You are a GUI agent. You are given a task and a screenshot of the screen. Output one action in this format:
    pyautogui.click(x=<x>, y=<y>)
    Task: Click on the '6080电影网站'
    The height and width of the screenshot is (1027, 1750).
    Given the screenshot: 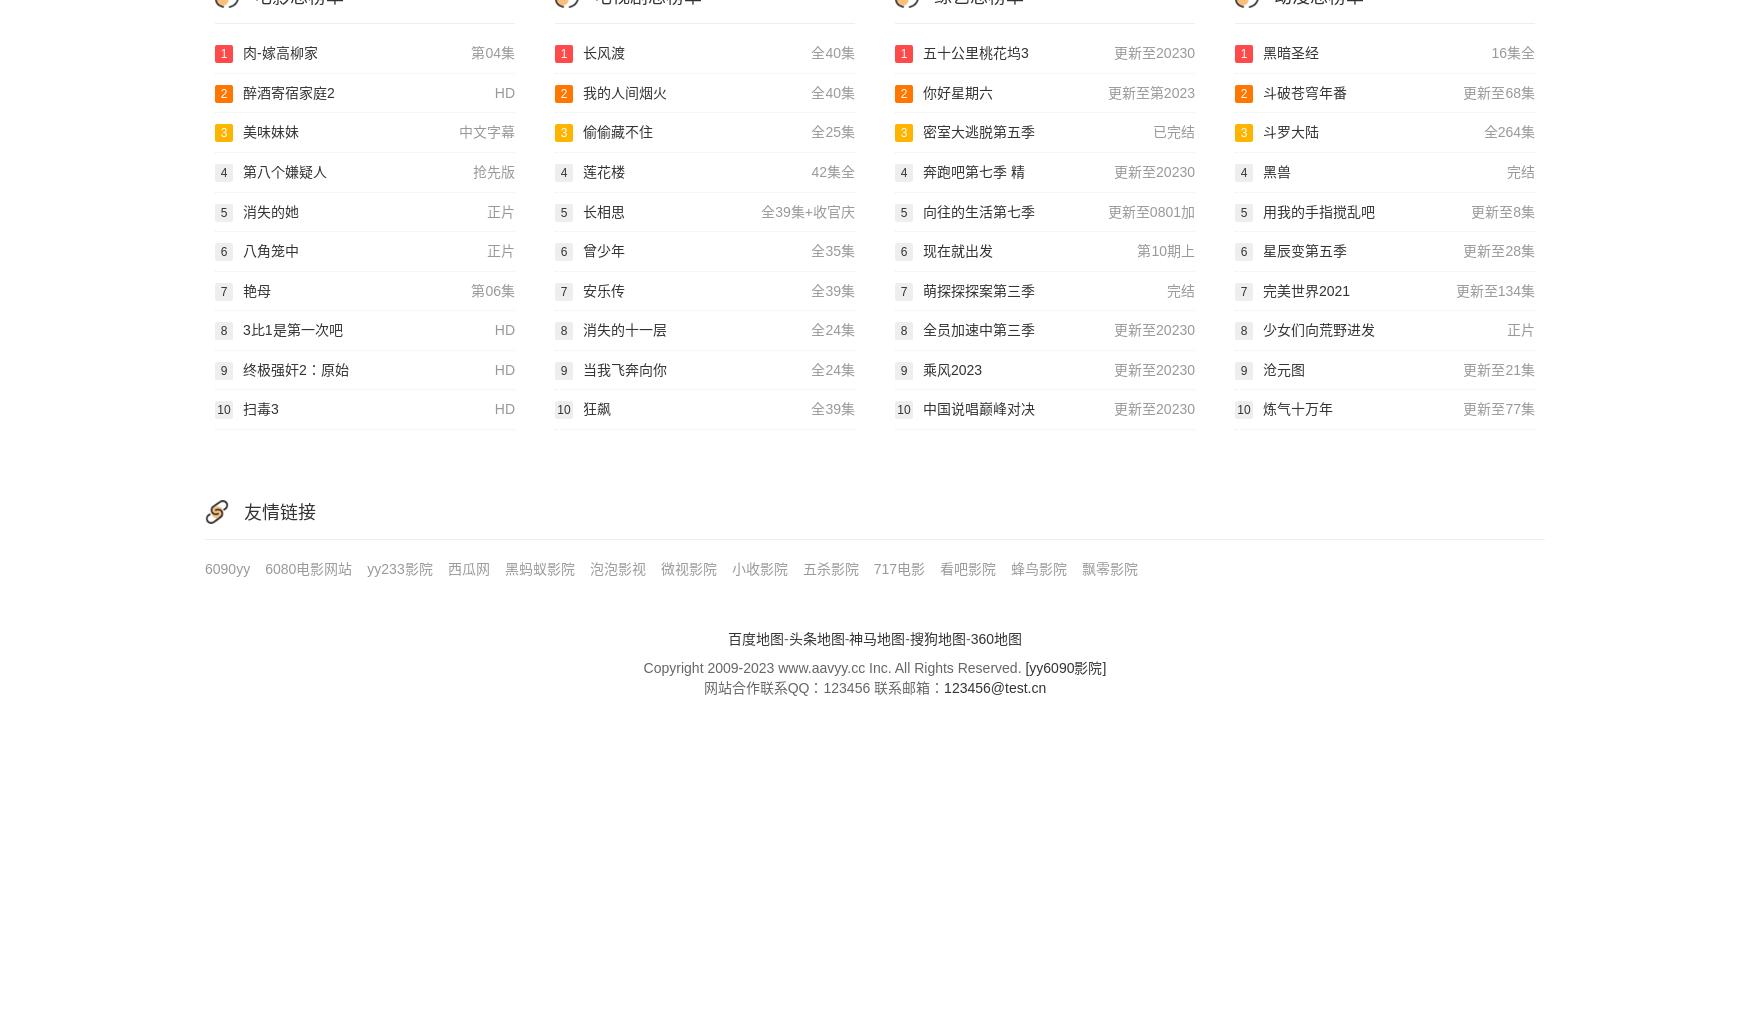 What is the action you would take?
    pyautogui.click(x=307, y=567)
    